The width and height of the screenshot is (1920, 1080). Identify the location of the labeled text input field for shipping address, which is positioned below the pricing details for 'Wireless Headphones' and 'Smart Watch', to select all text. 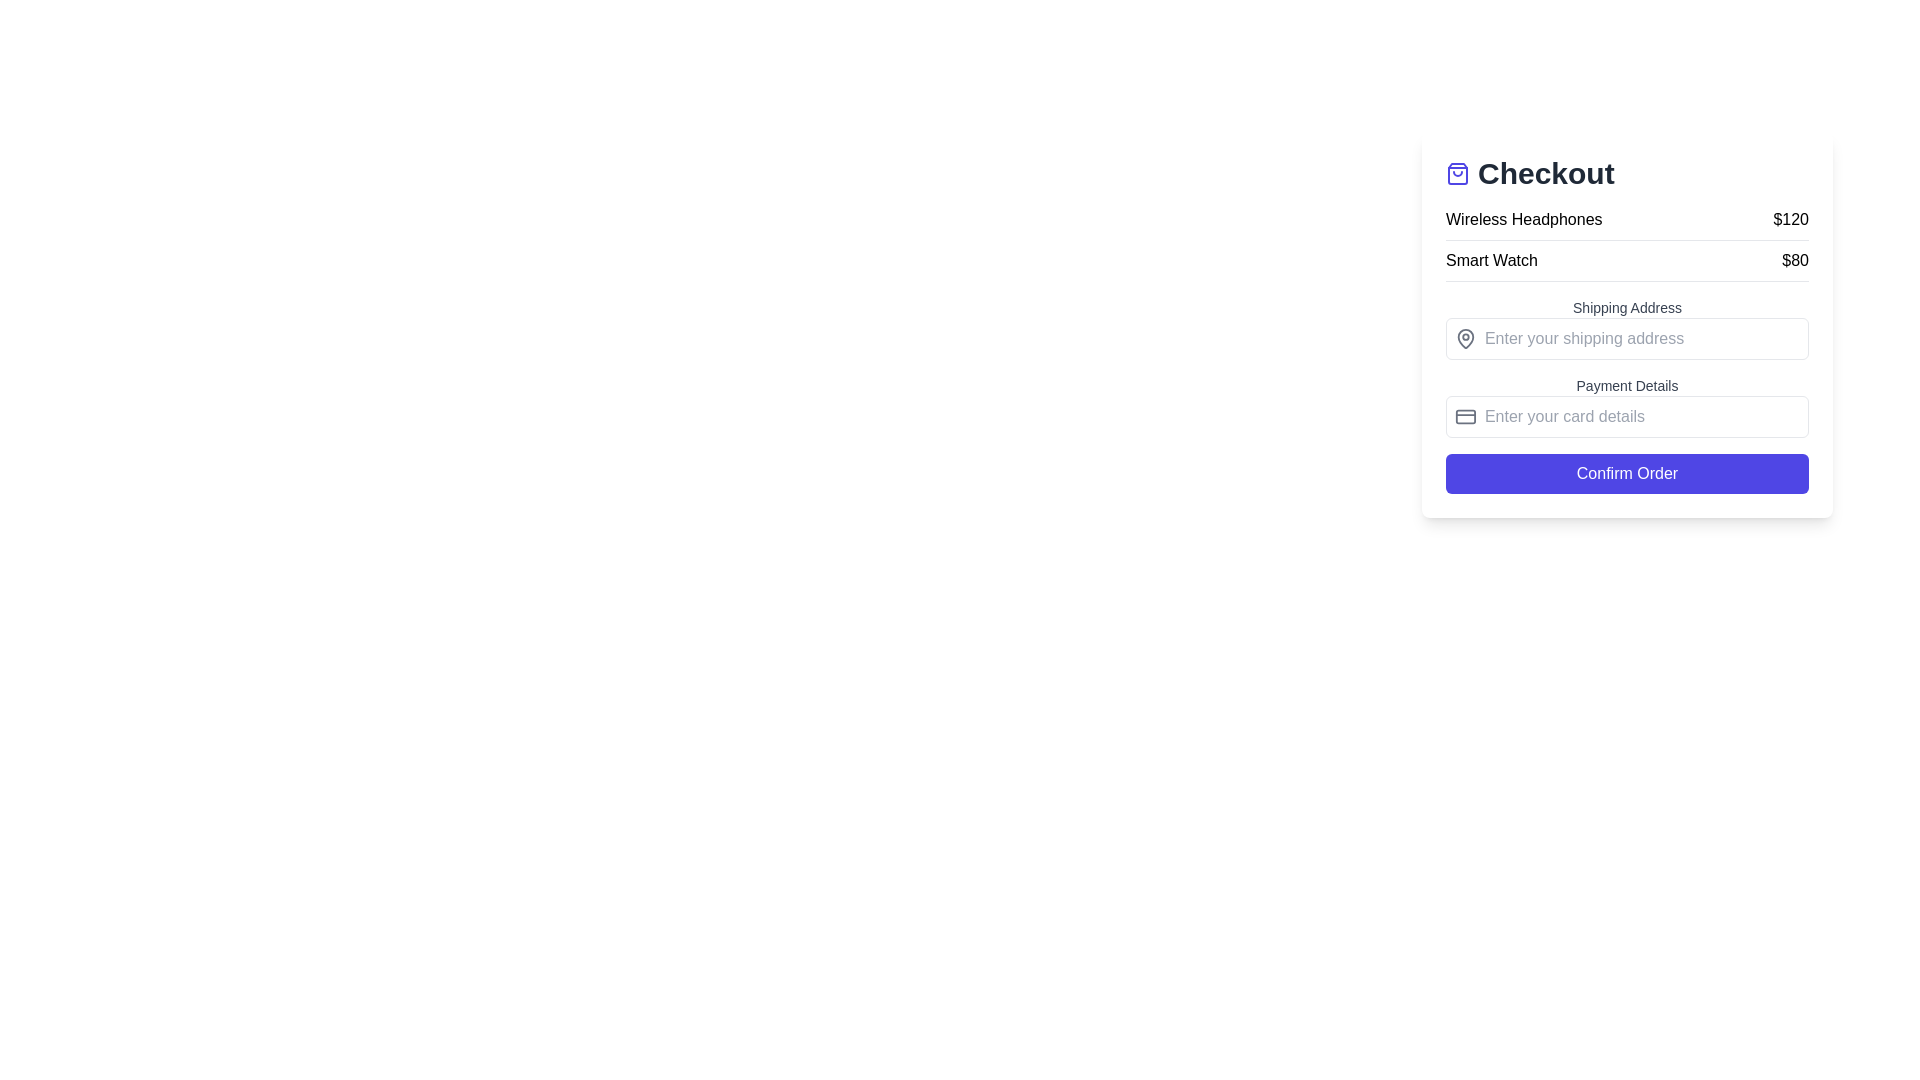
(1627, 327).